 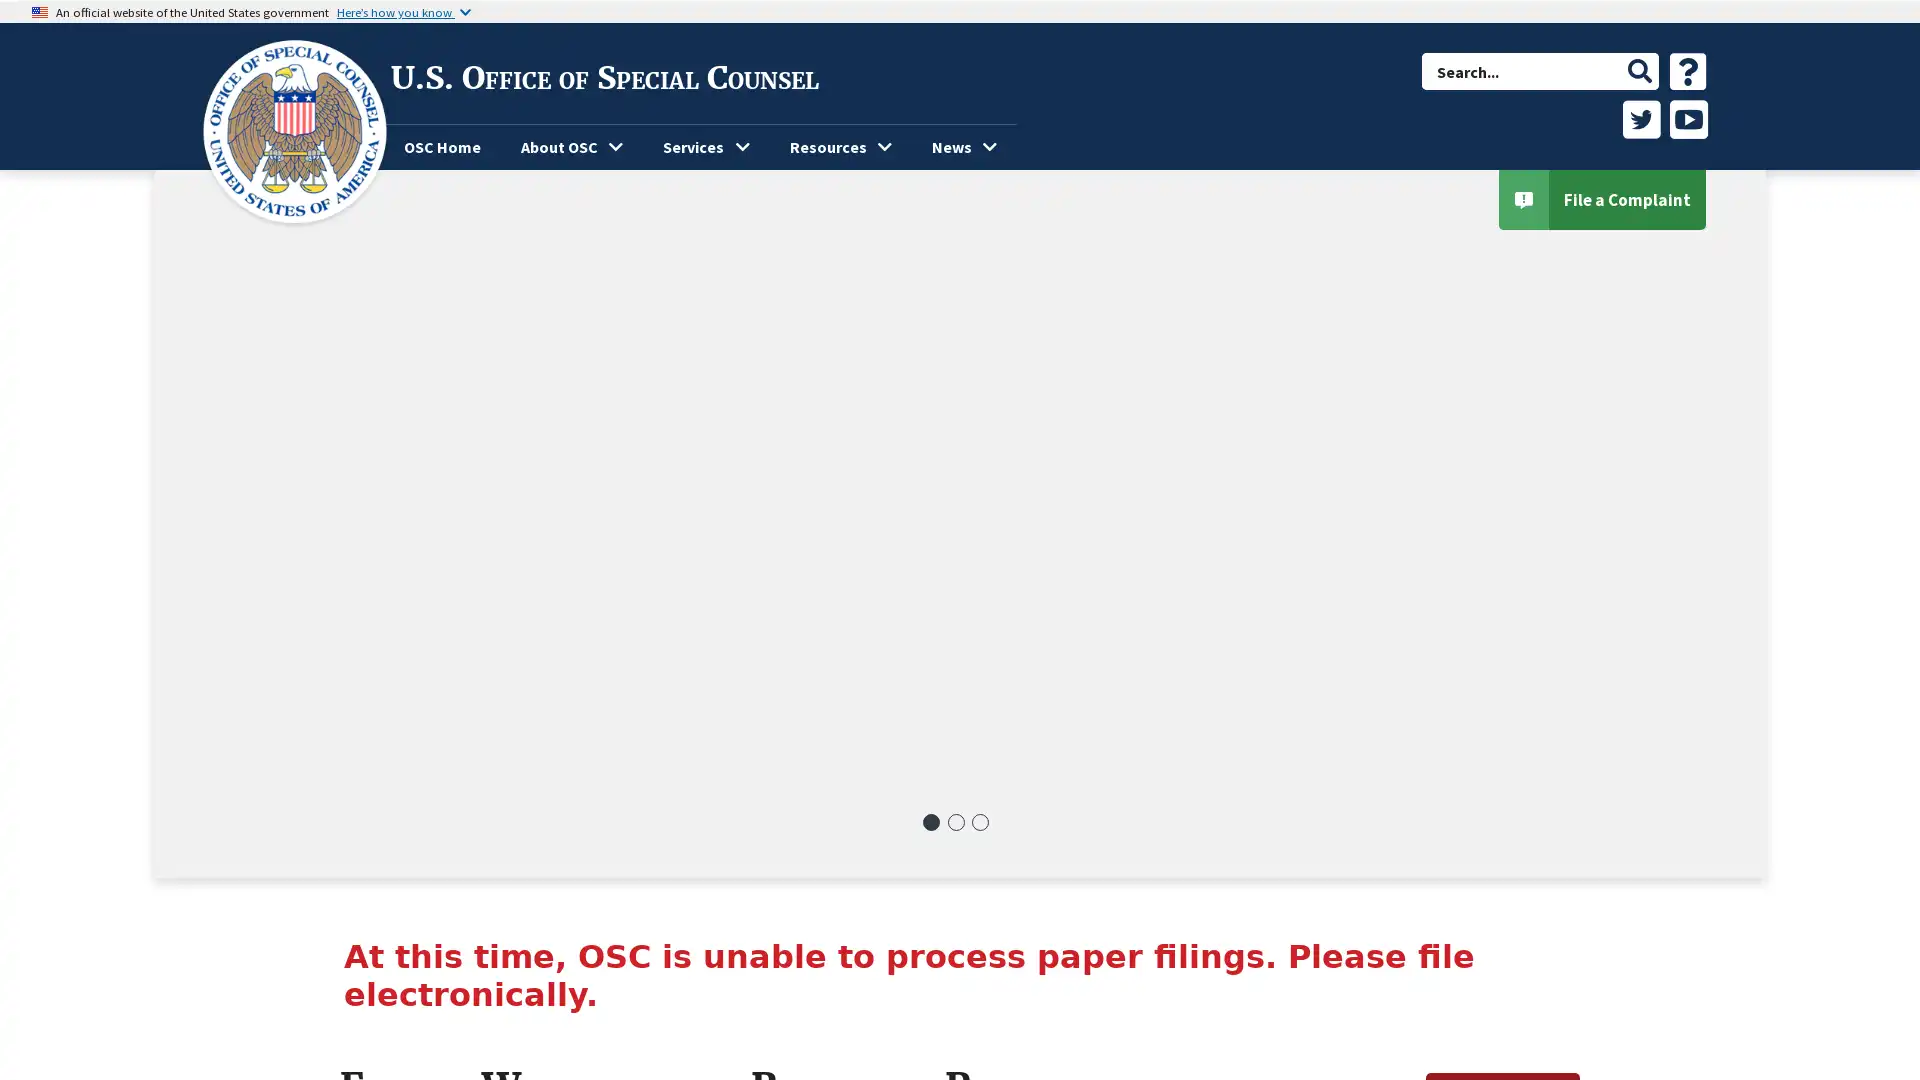 What do you see at coordinates (570, 146) in the screenshot?
I see `About OSC` at bounding box center [570, 146].